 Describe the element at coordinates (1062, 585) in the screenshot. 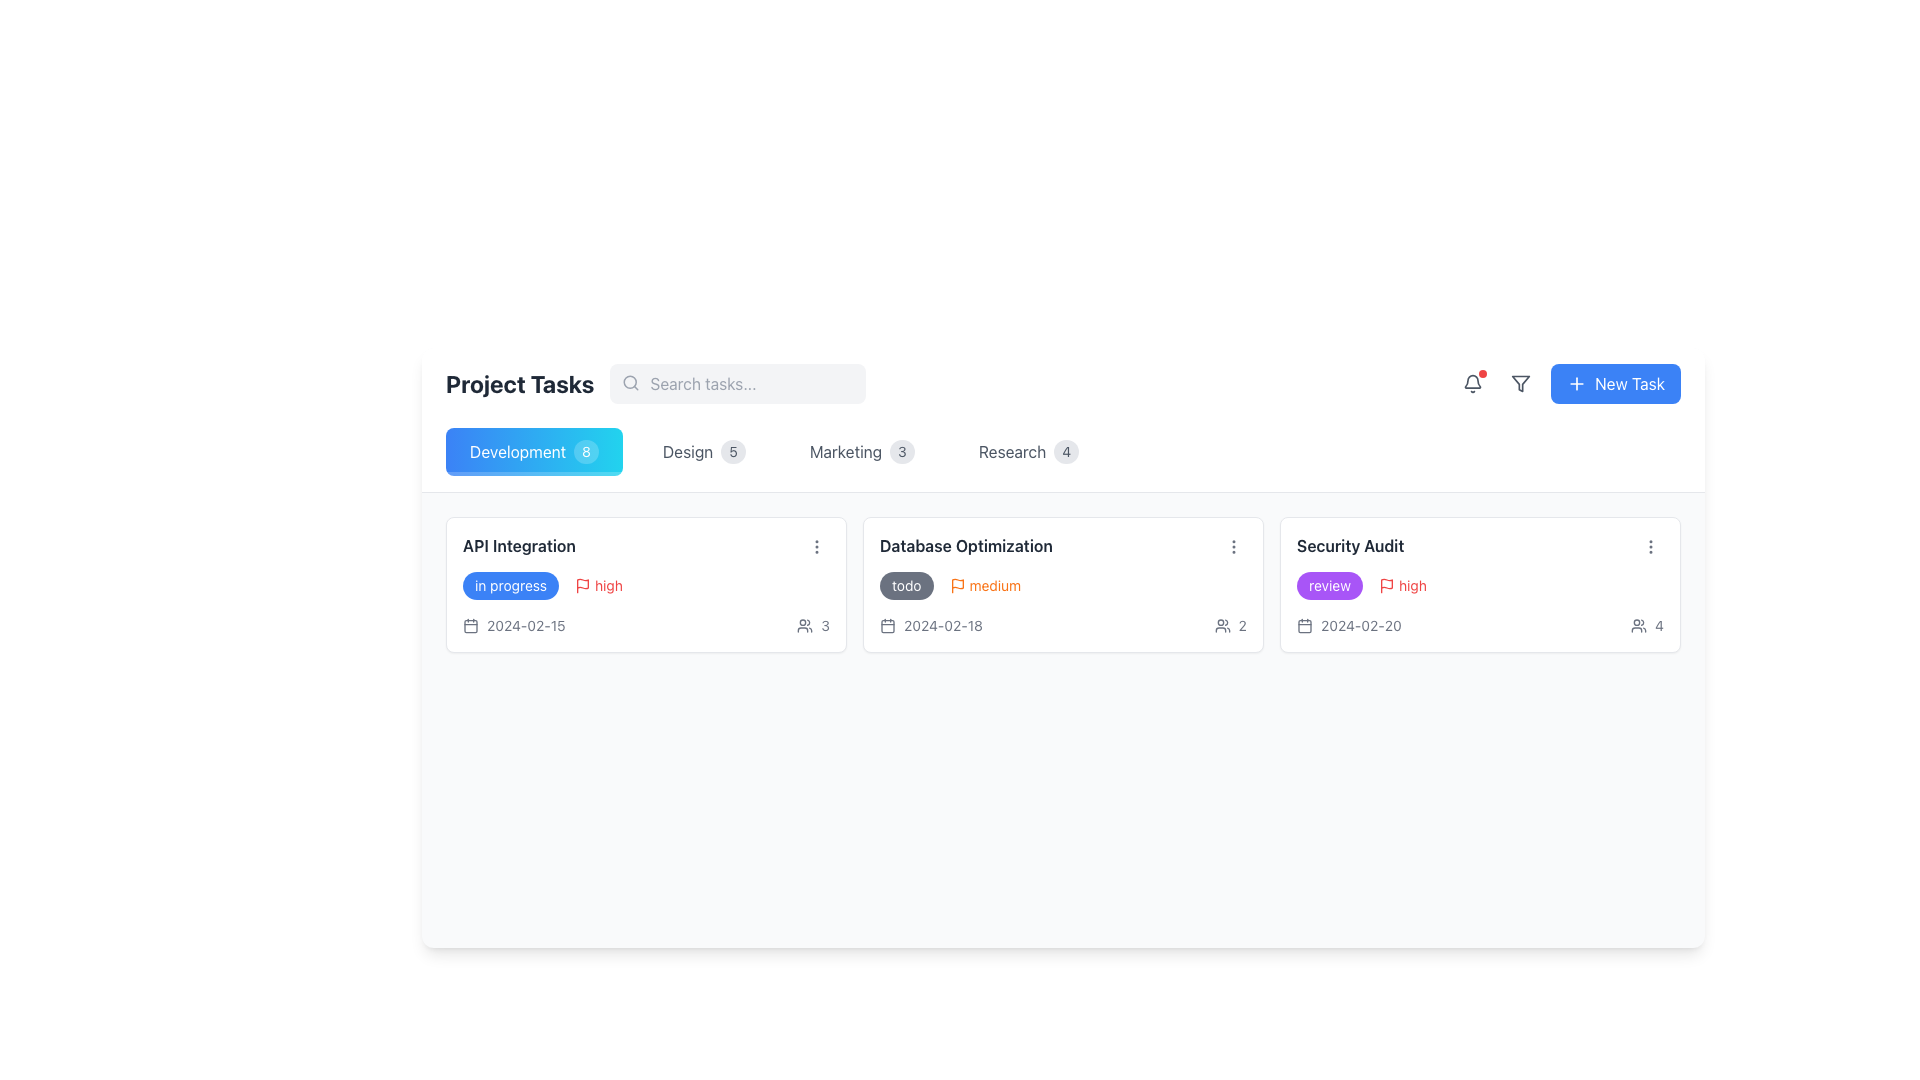

I see `the red marker in the 'Database Optimization' card, which is part of a composite element containing a 'todo' badge and 'medium' priority label` at that location.